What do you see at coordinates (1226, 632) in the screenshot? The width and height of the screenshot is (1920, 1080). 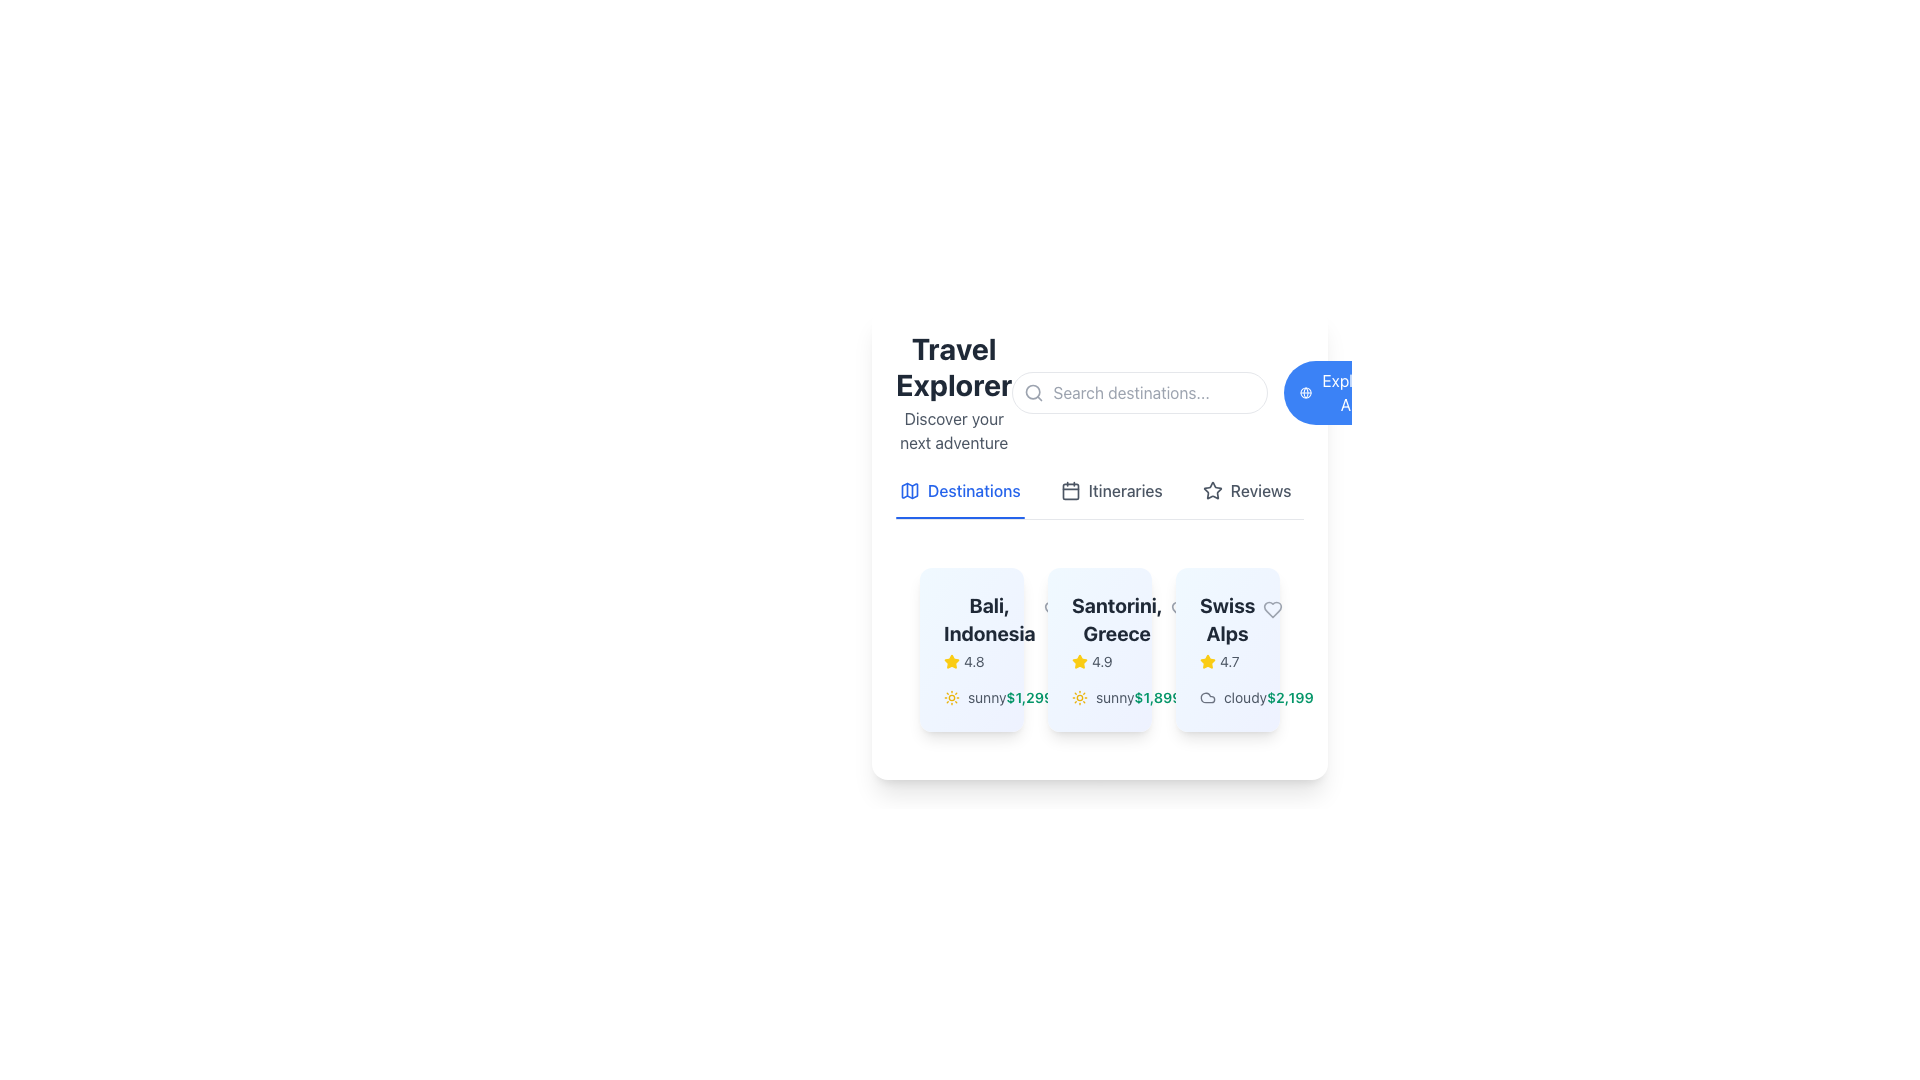 I see `the destination card titled 'Swiss Alps' with a rating of 4.7, located in the third position of the horizontally arranged list of cards under the 'Destinations' section` at bounding box center [1226, 632].